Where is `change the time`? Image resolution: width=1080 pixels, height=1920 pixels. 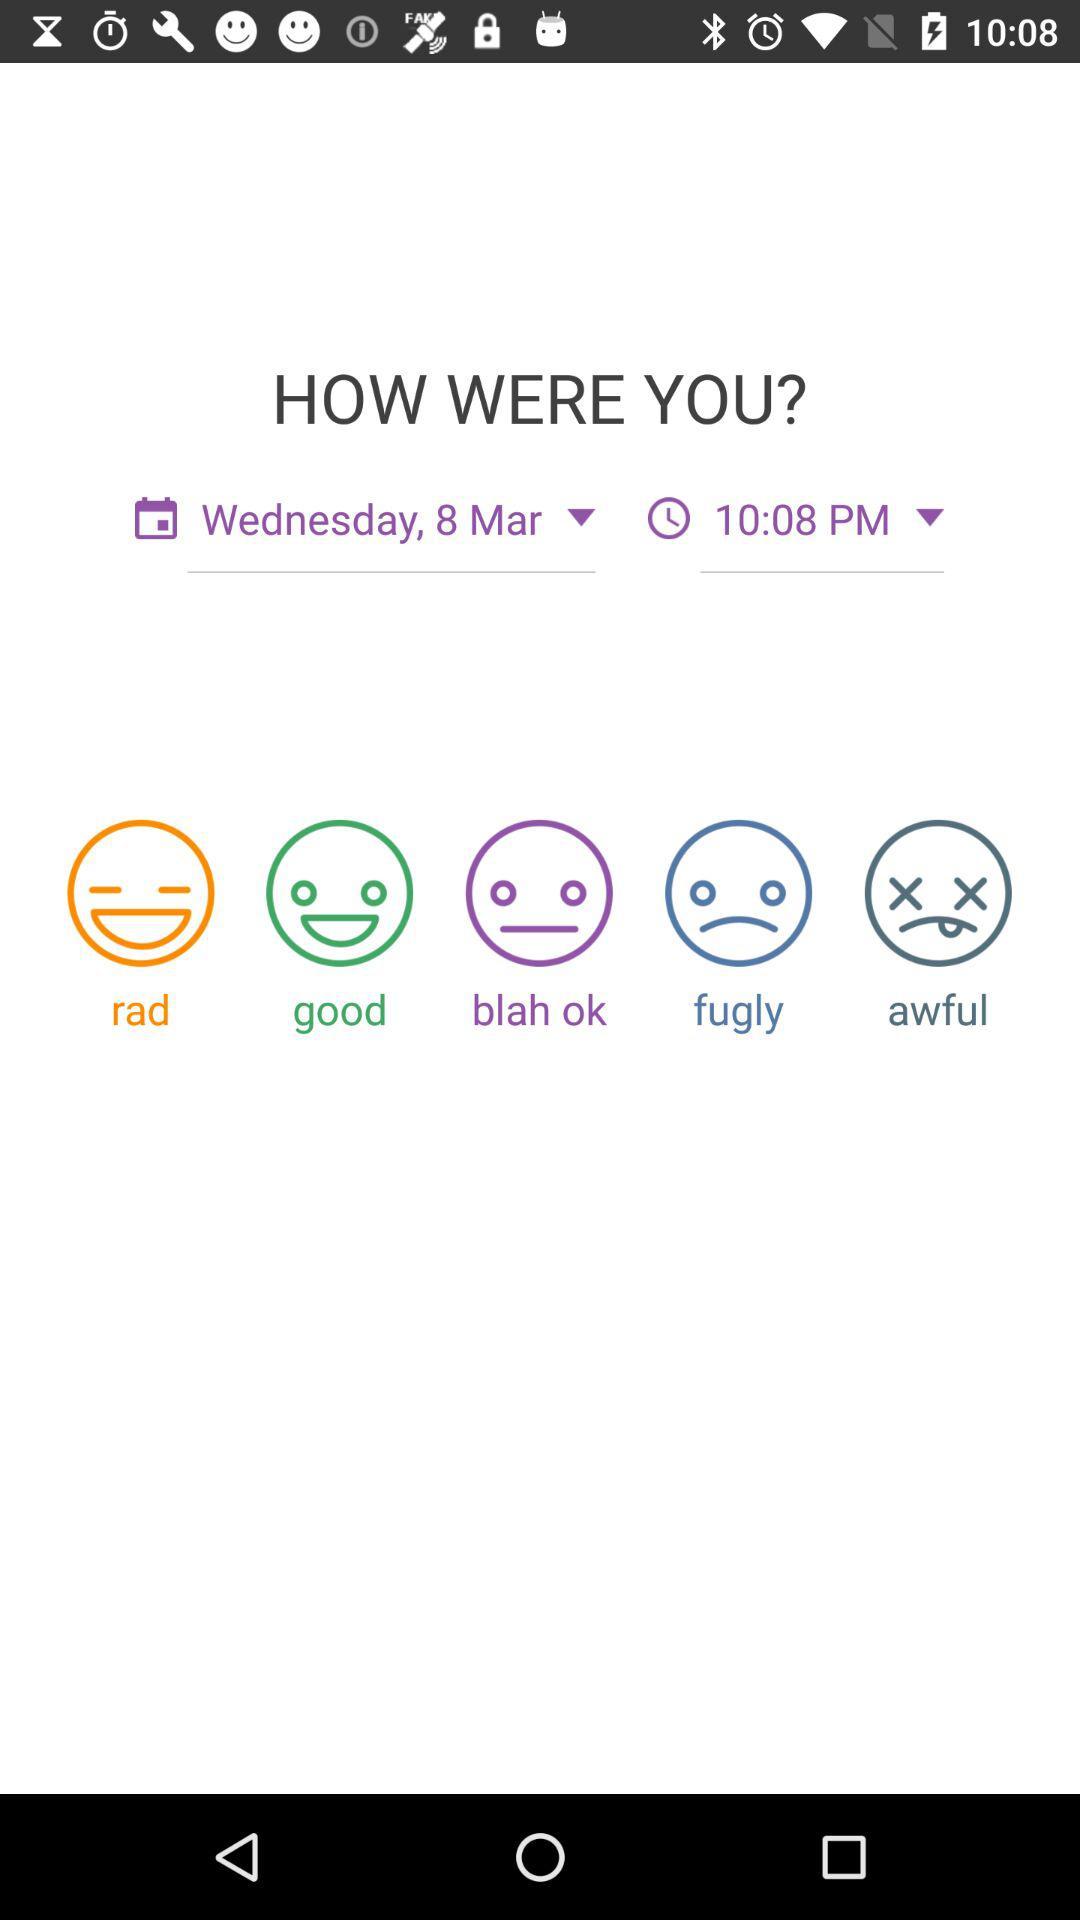
change the time is located at coordinates (668, 518).